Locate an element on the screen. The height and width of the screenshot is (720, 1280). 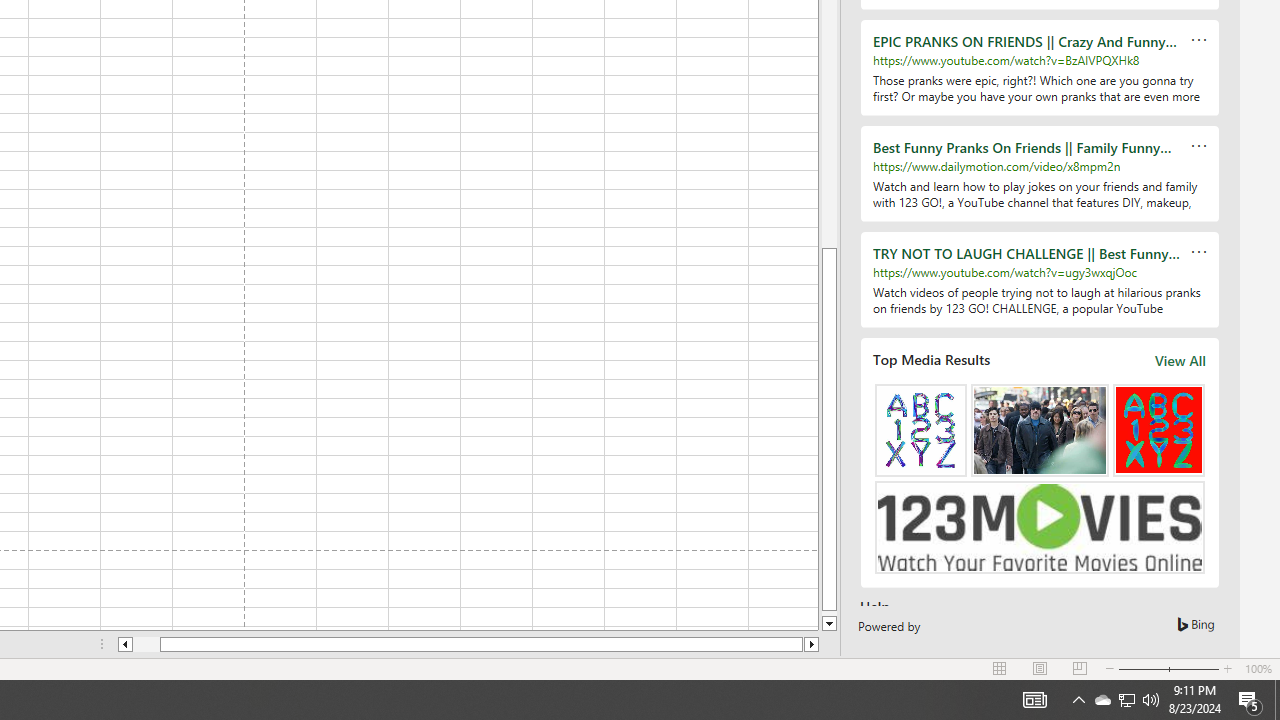
'Page down' is located at coordinates (829, 612).